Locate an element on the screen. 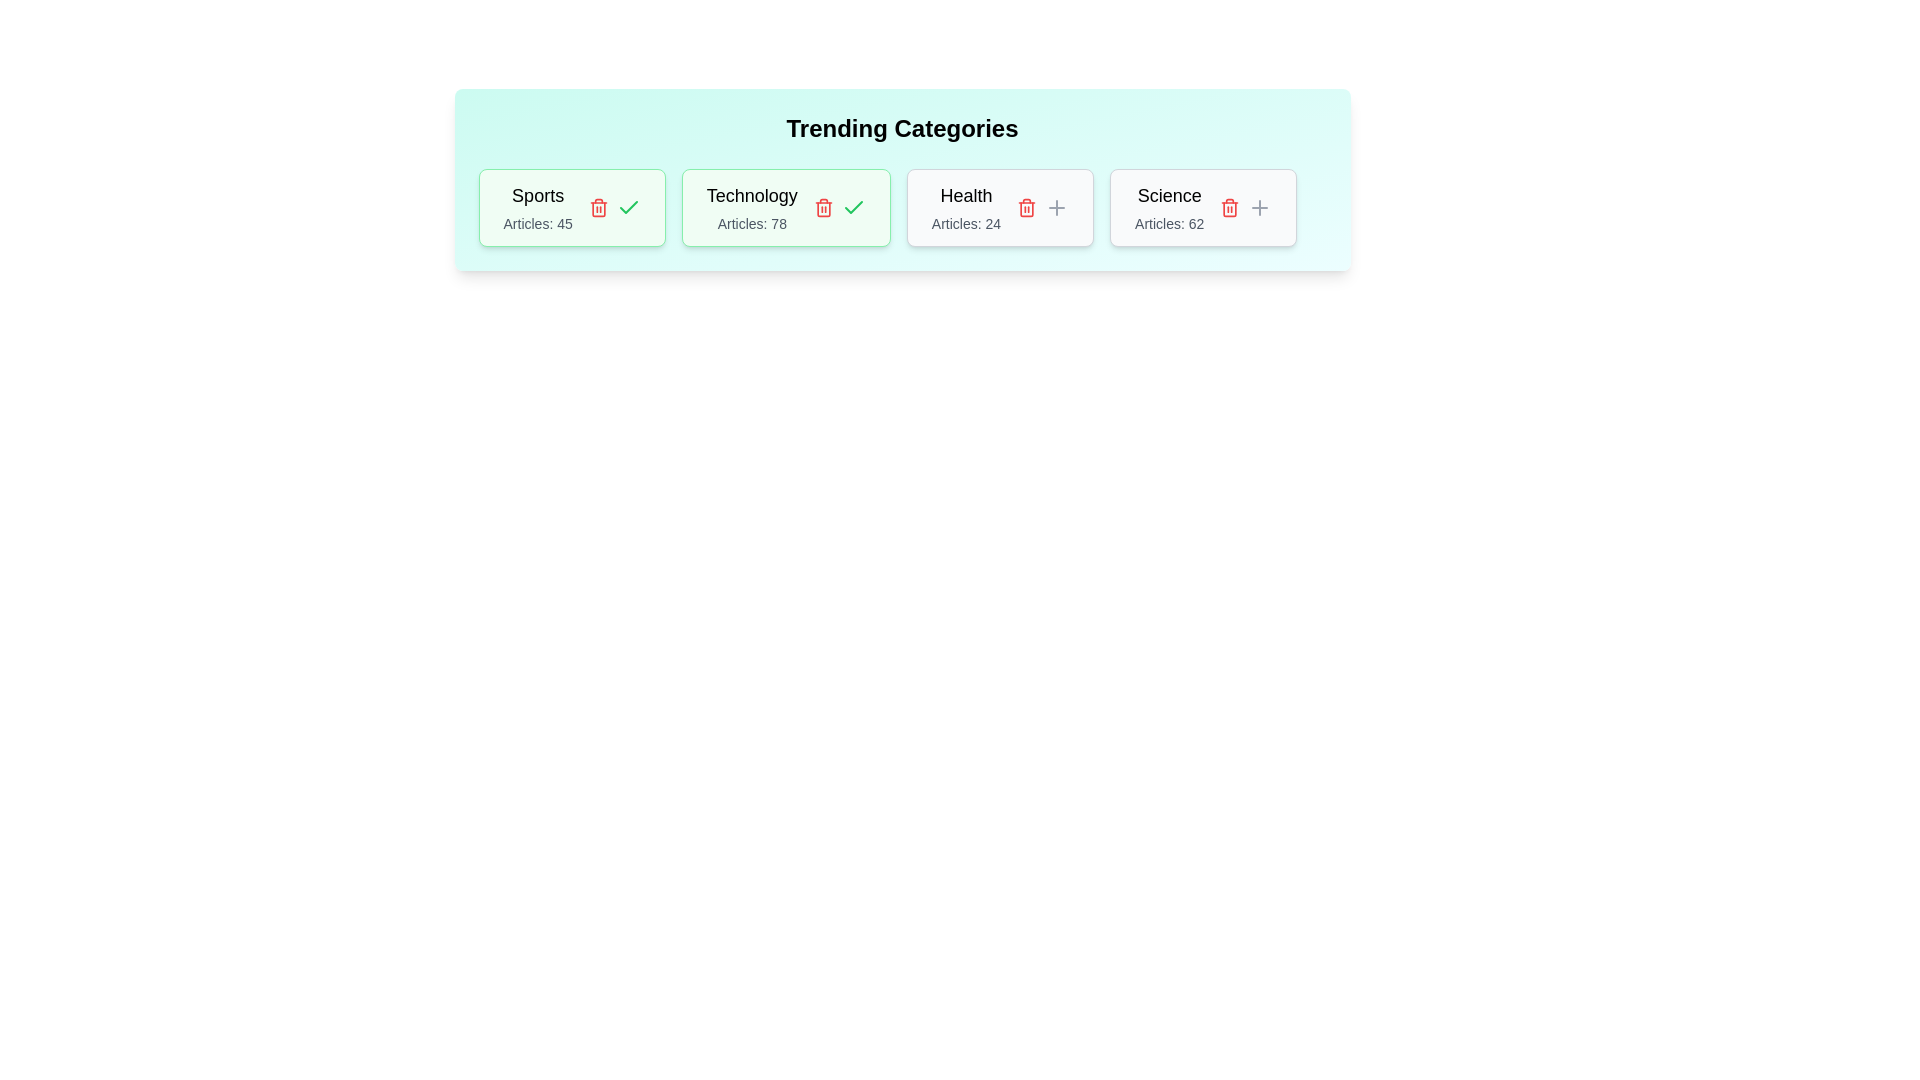 The image size is (1920, 1080). the 'Sports' tag to observe its hover effect is located at coordinates (570, 208).